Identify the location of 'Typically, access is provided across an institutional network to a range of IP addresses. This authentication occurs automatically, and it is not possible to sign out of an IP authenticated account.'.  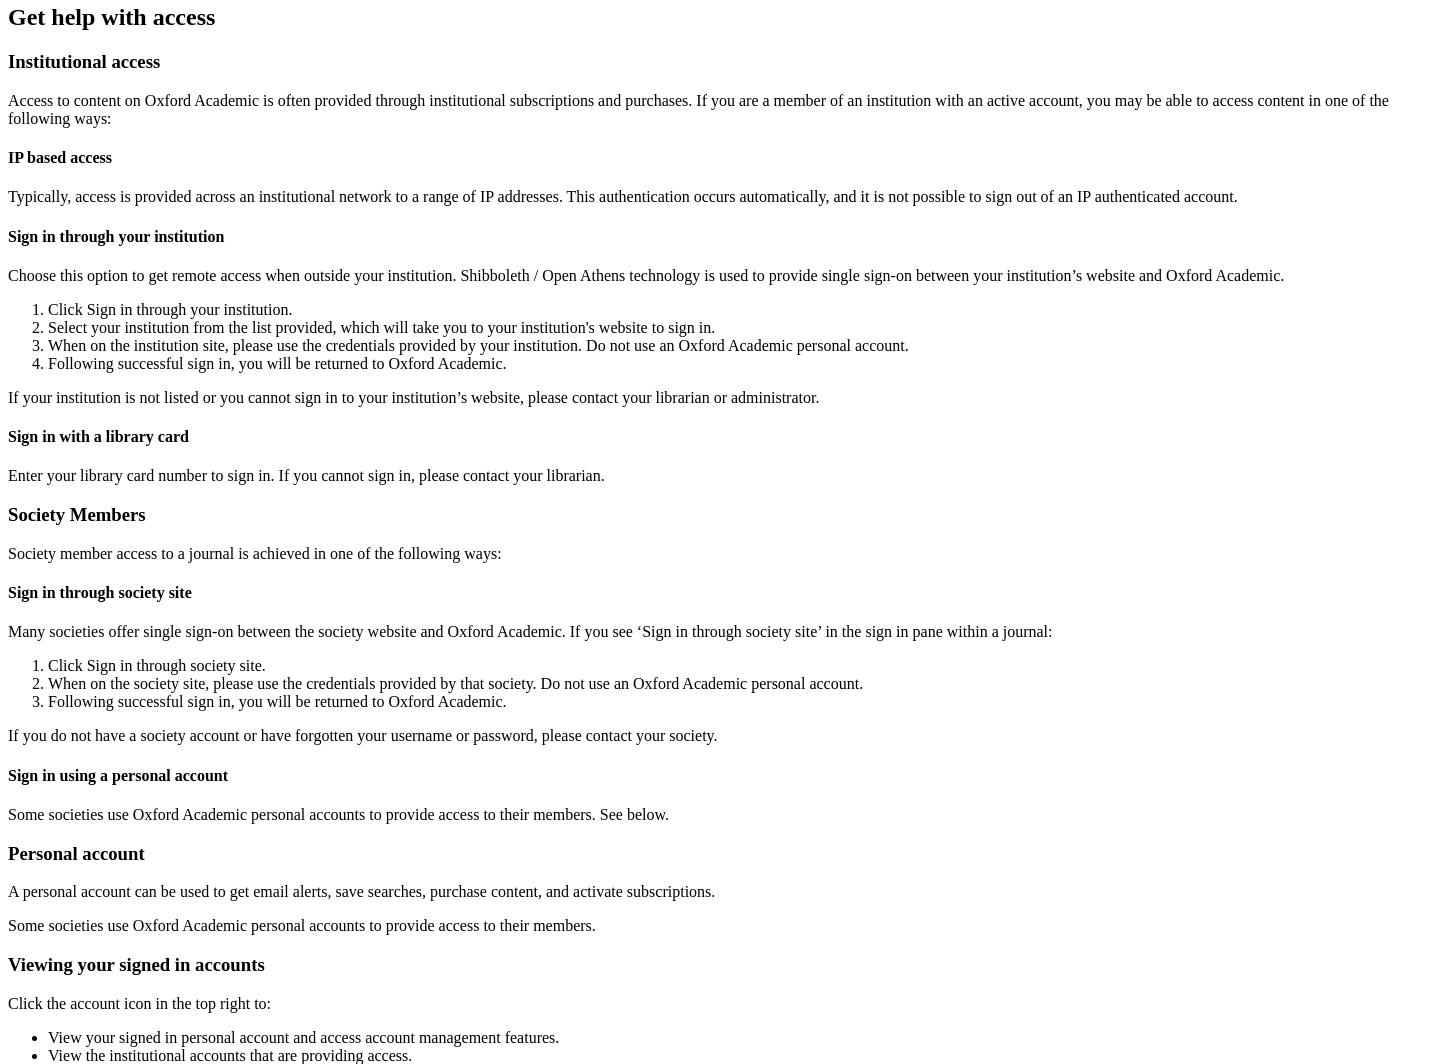
(621, 196).